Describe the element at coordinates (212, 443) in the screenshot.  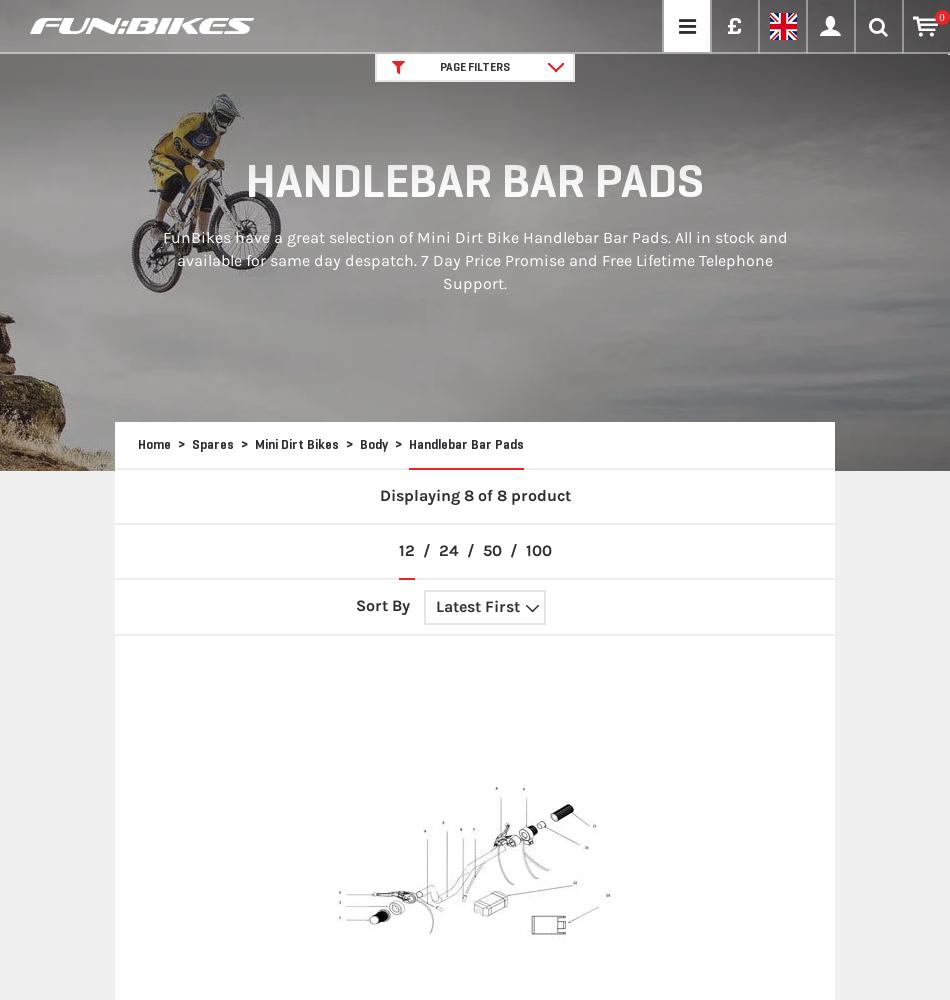
I see `'Spares'` at that location.